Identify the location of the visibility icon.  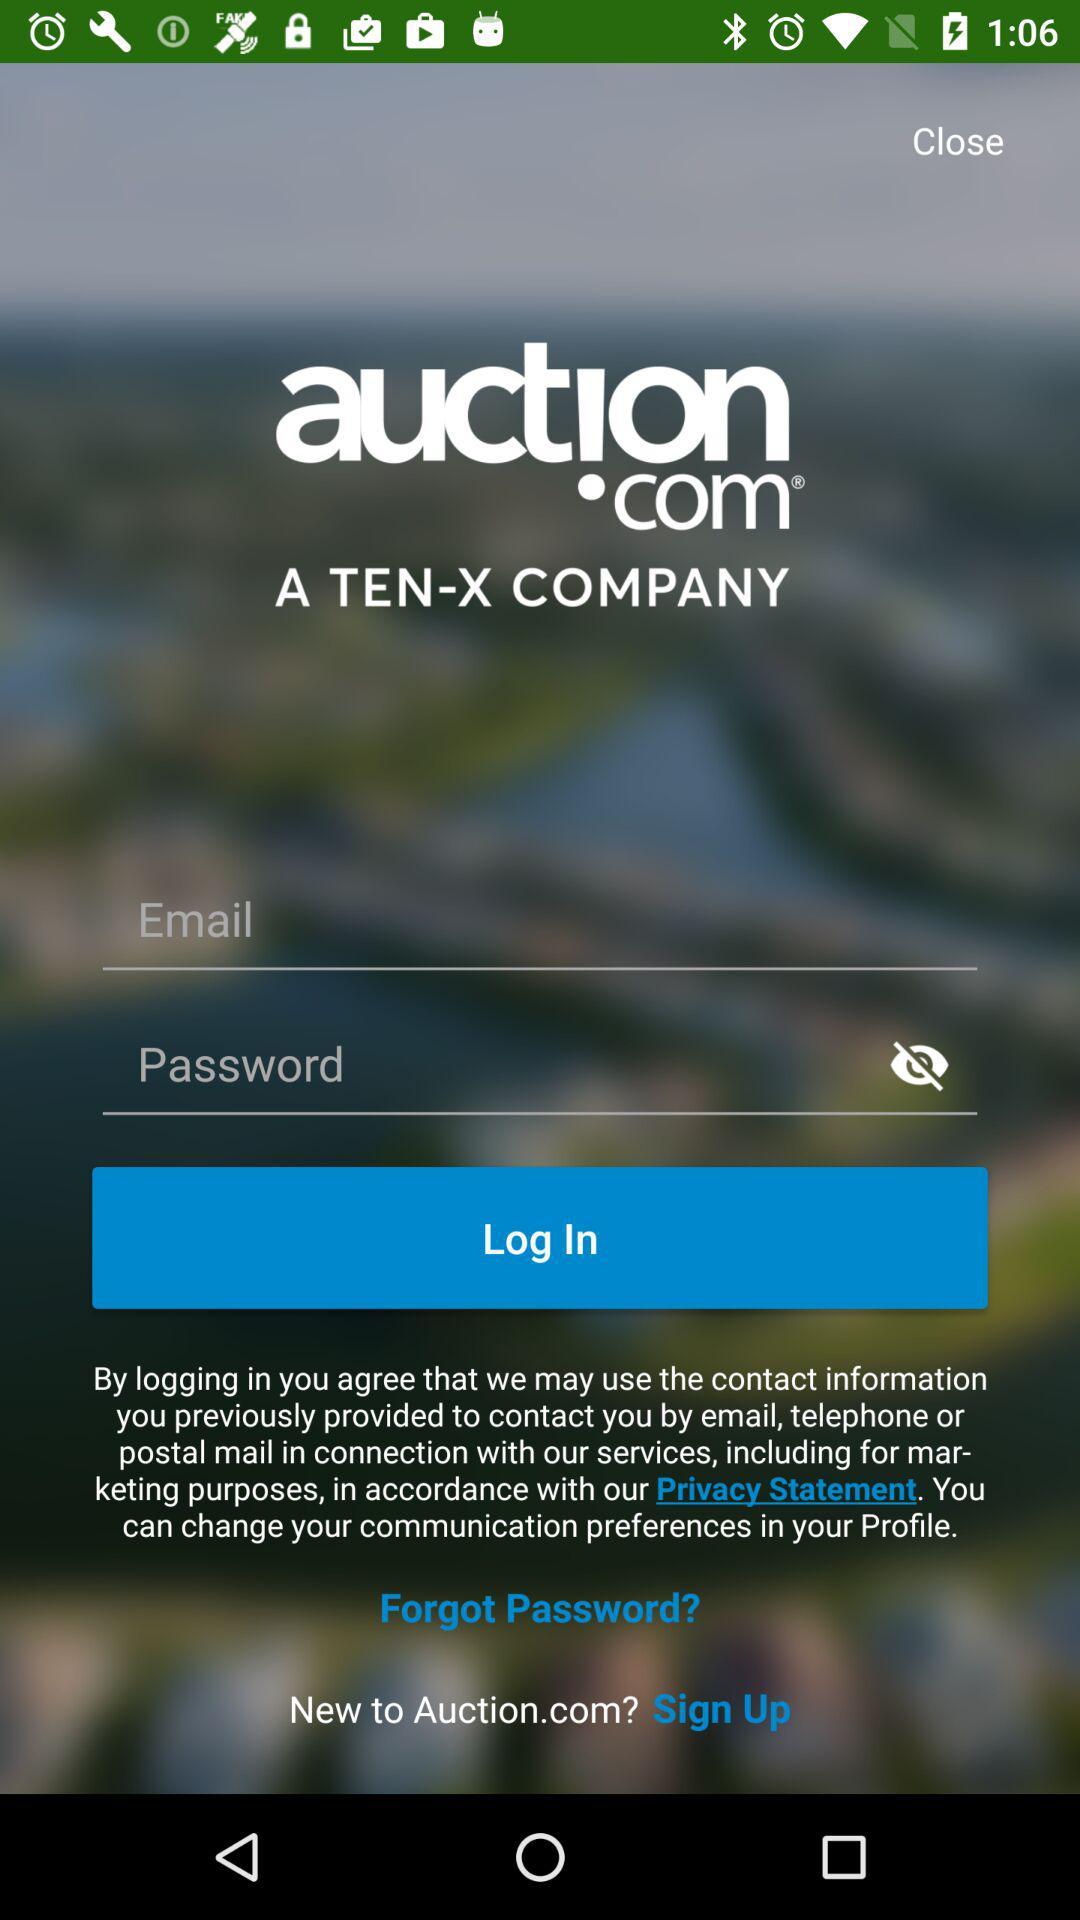
(919, 1063).